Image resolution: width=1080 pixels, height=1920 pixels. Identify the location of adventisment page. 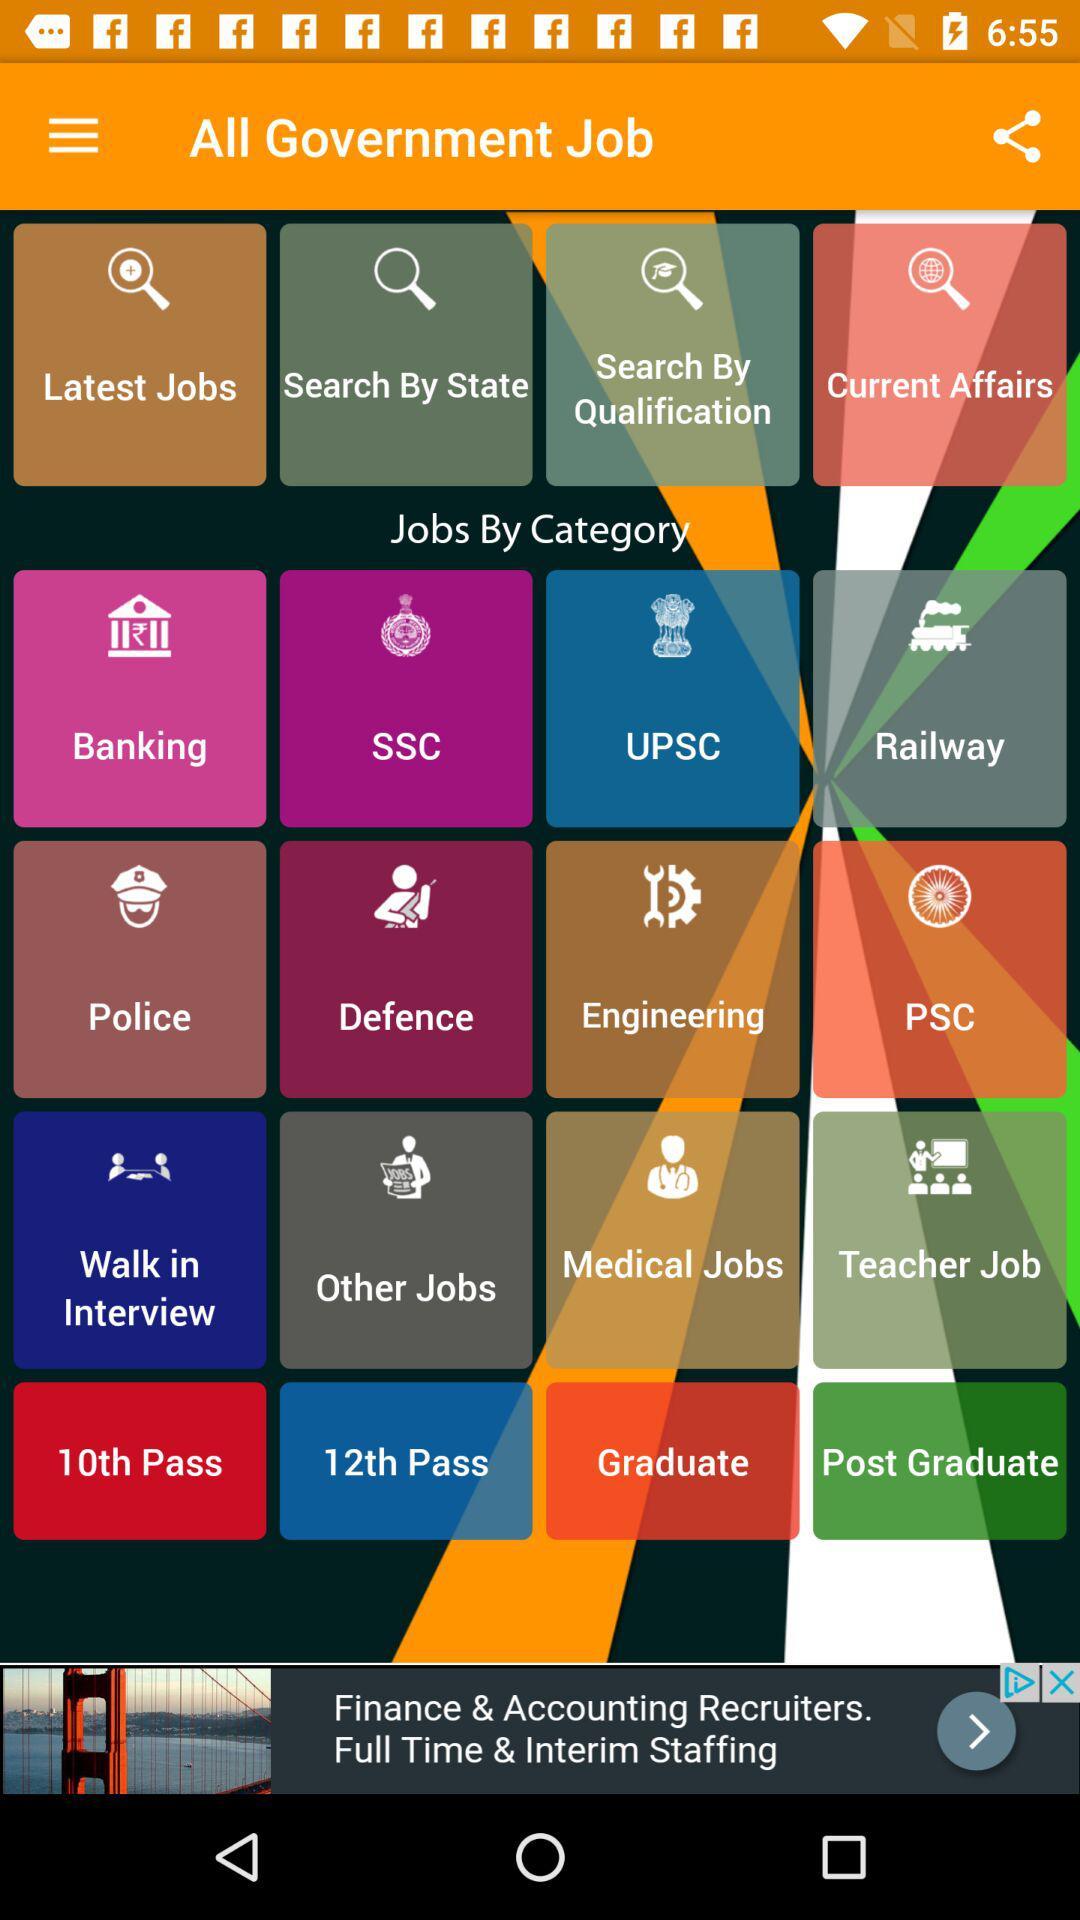
(540, 1727).